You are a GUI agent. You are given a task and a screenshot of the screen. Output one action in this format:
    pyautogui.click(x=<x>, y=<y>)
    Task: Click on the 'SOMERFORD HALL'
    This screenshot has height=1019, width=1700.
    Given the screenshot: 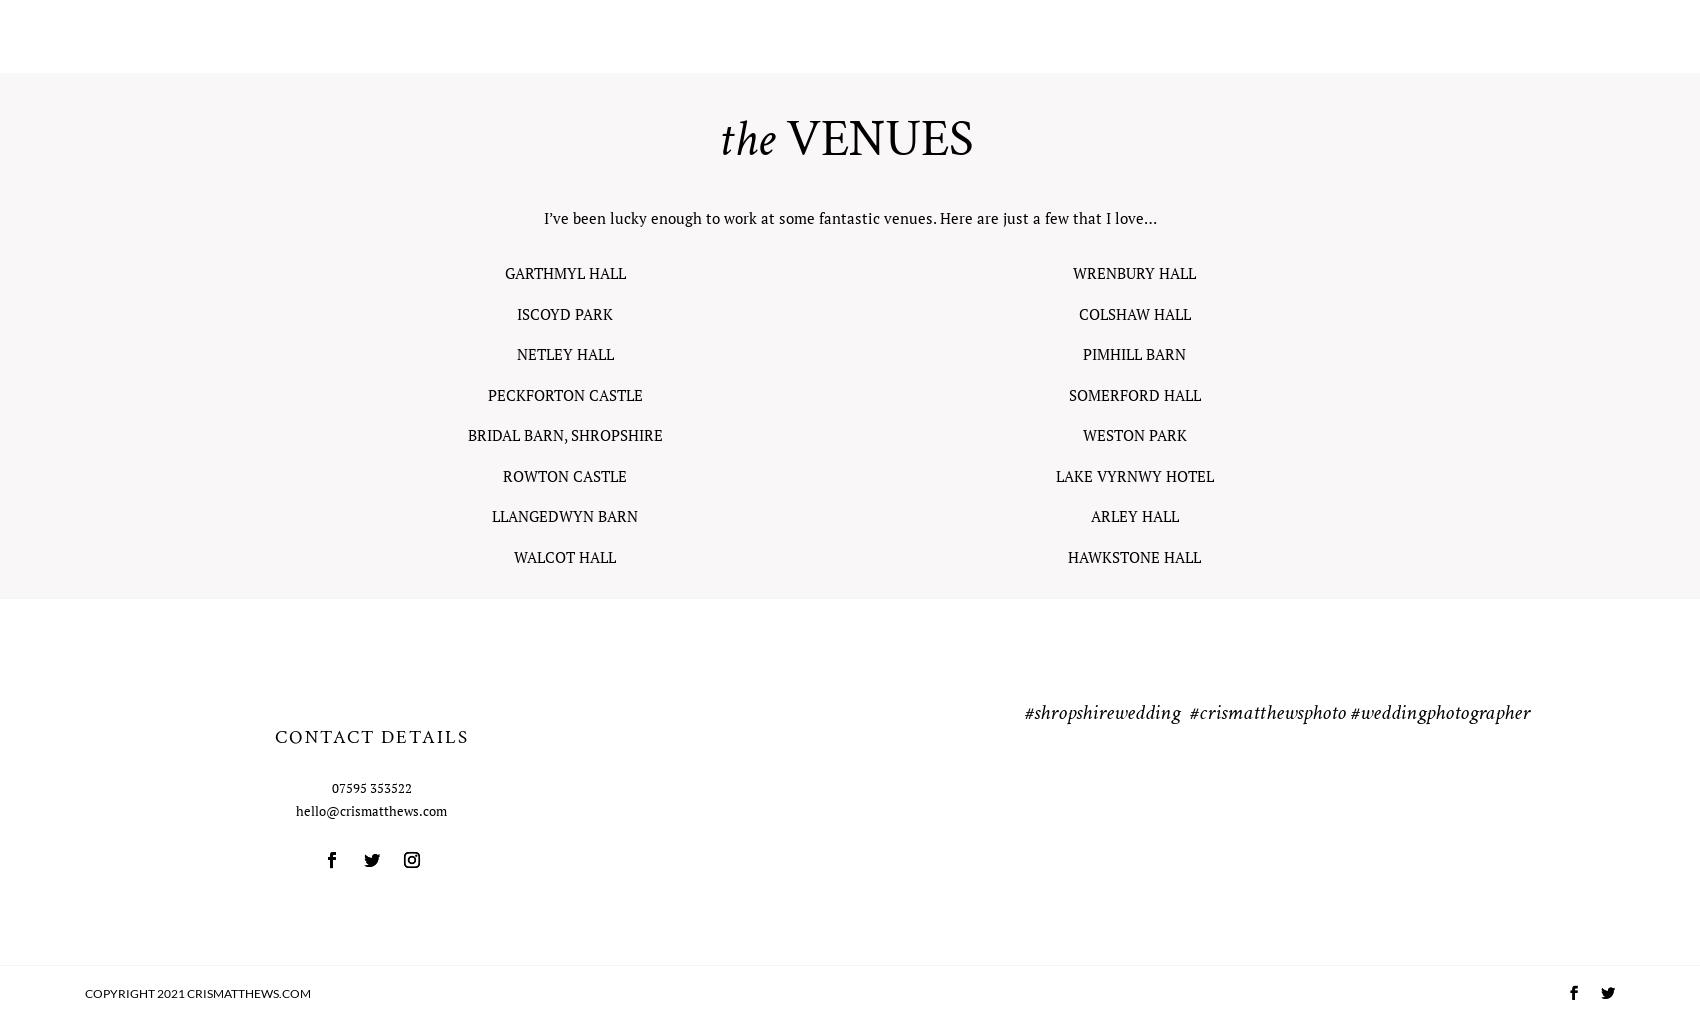 What is the action you would take?
    pyautogui.click(x=1134, y=393)
    